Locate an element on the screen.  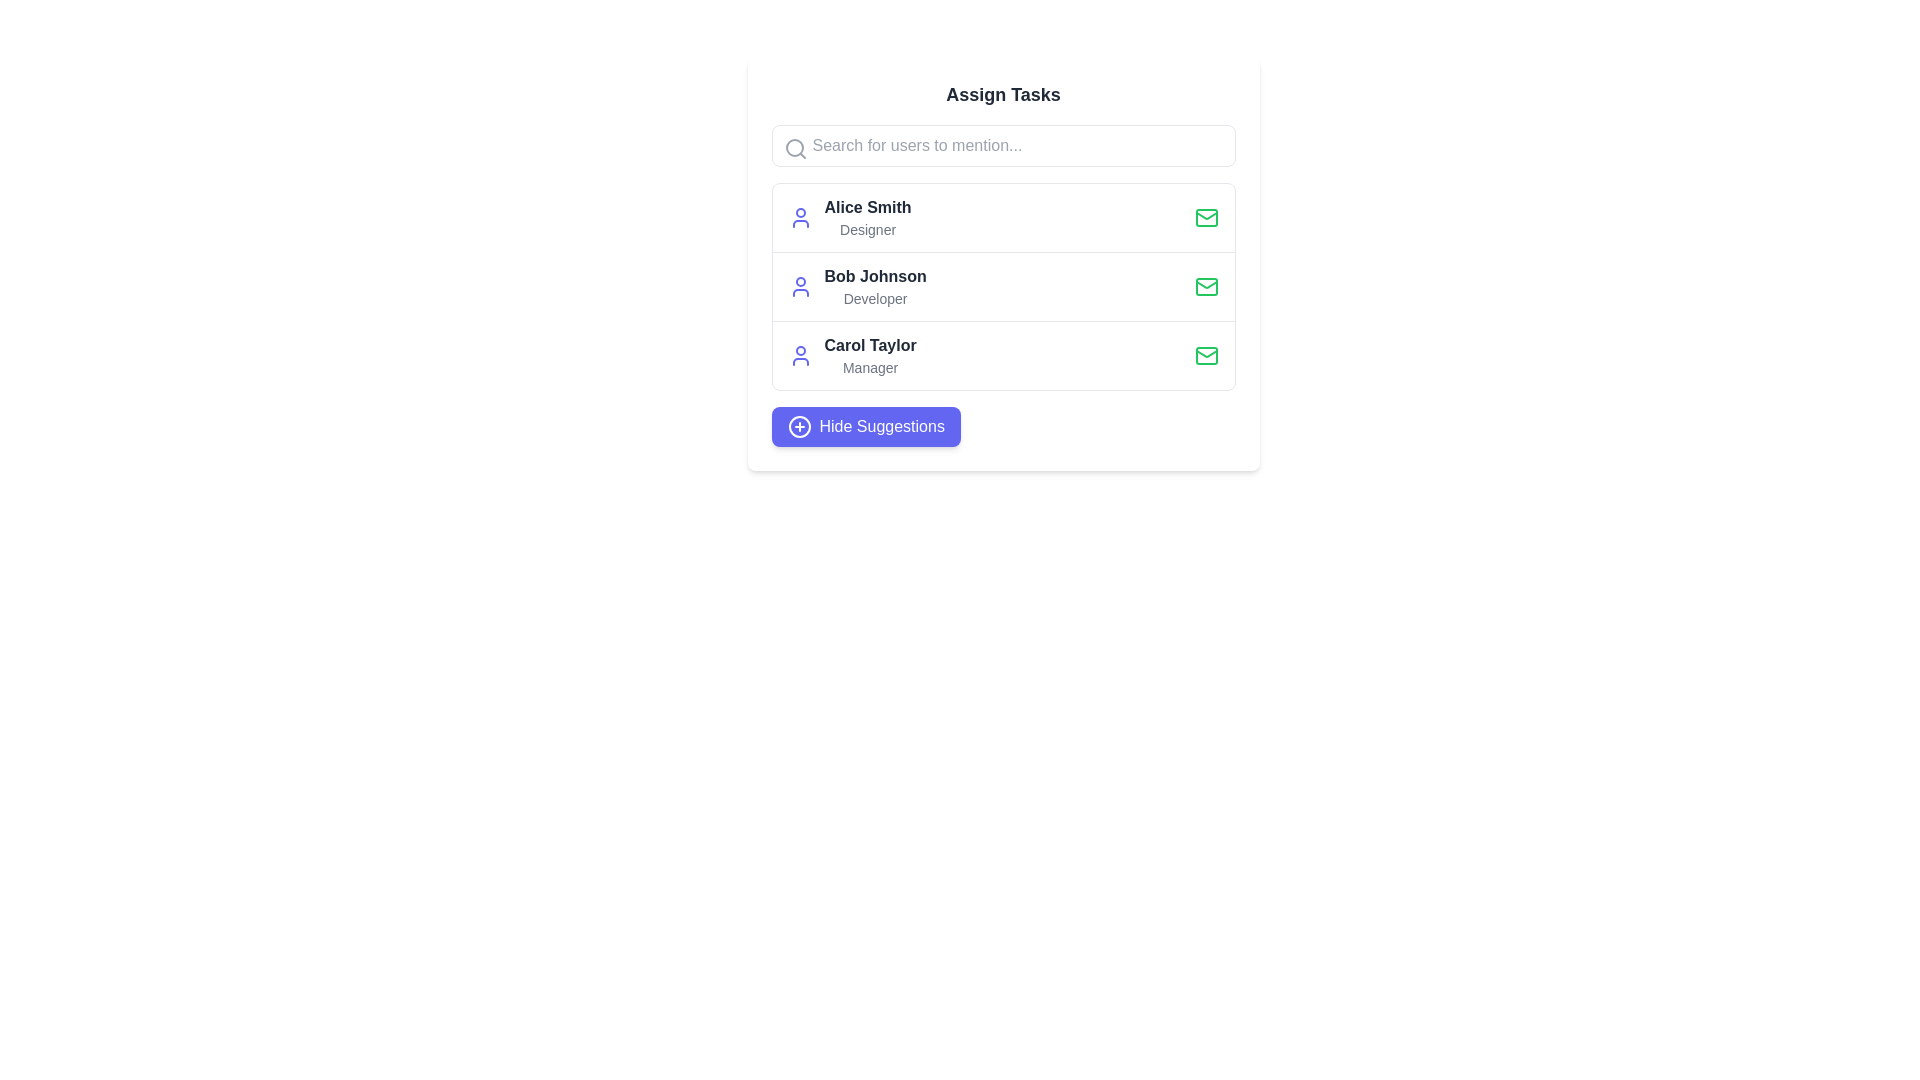
the input field surrounding the SVG circle element, which is styled with a thin stroke and located within the search magnifier icon at the top-left corner of the task assignment panel is located at coordinates (793, 146).